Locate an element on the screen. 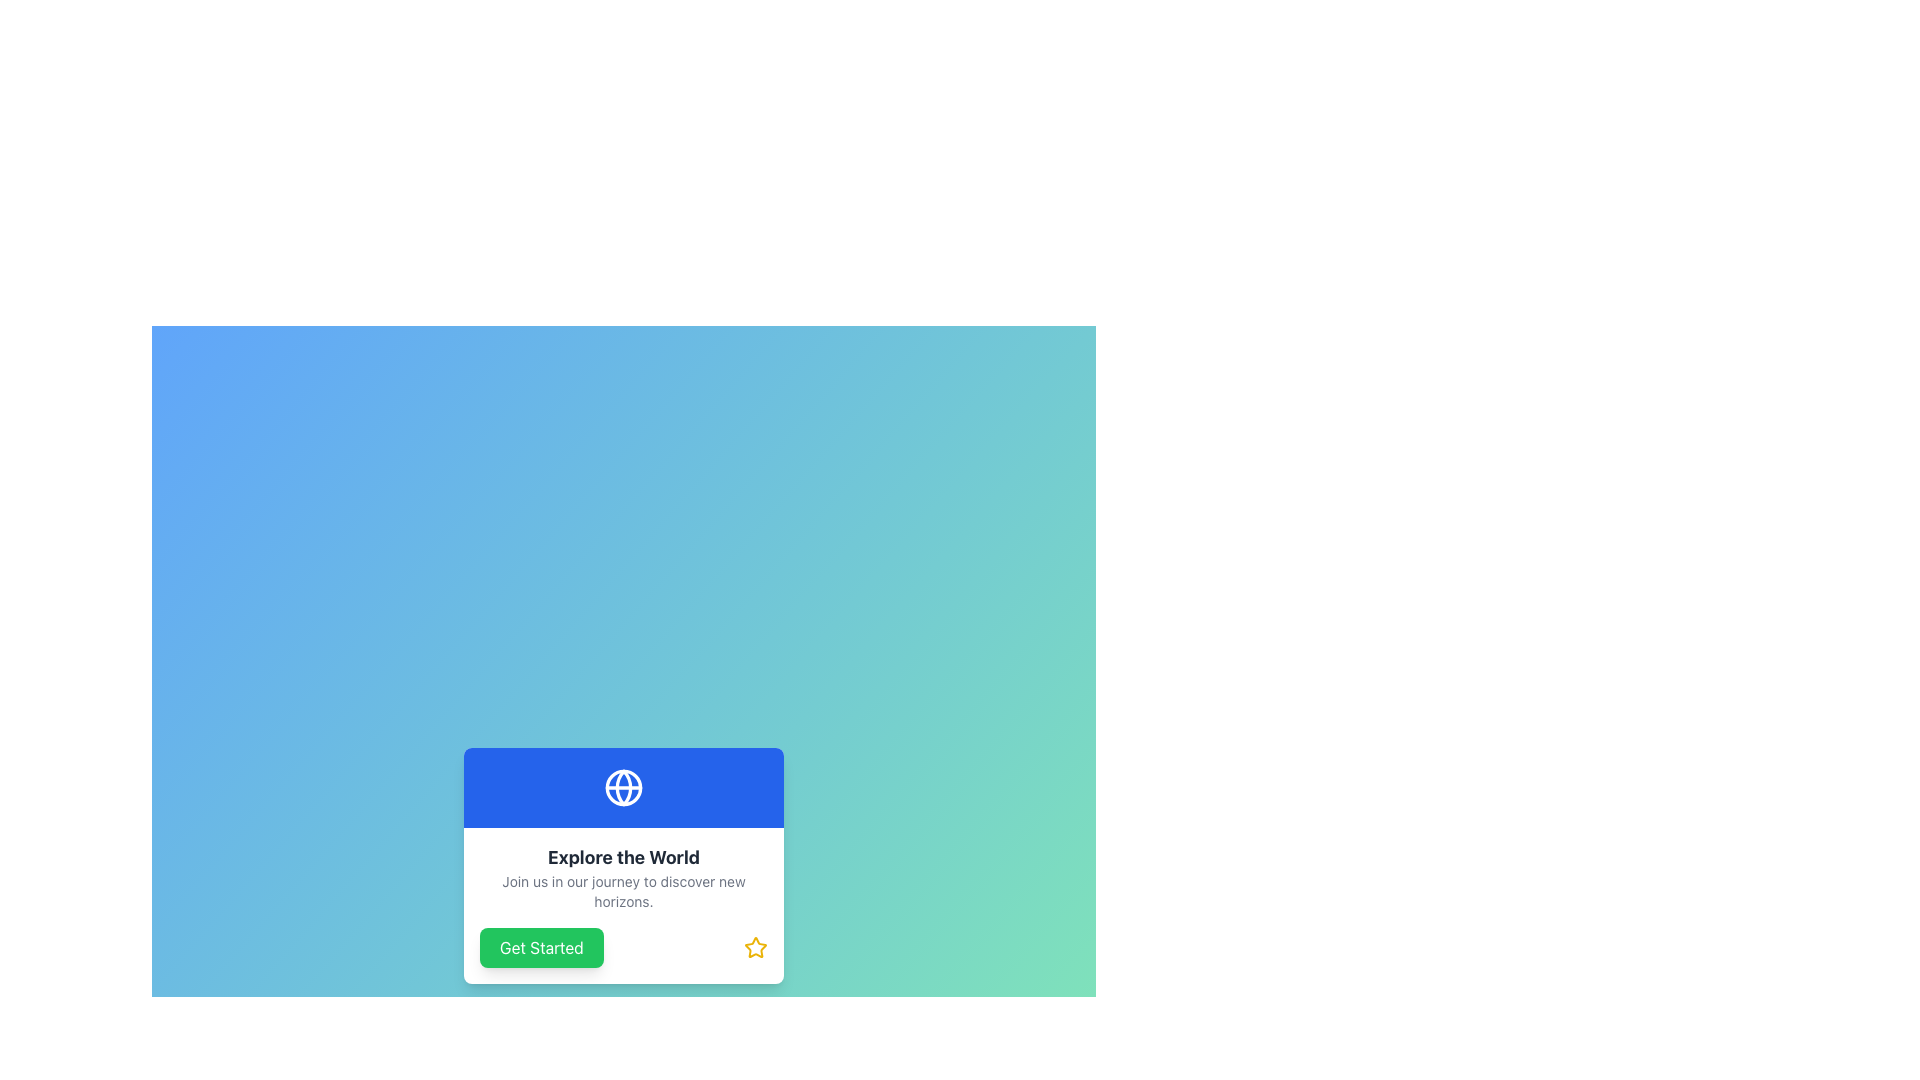 Image resolution: width=1920 pixels, height=1080 pixels. the yellow hollow star icon located at the bottom right corner of the card interface that contains the title 'Explore the World' and a green button labeled 'Get Started' is located at coordinates (754, 946).